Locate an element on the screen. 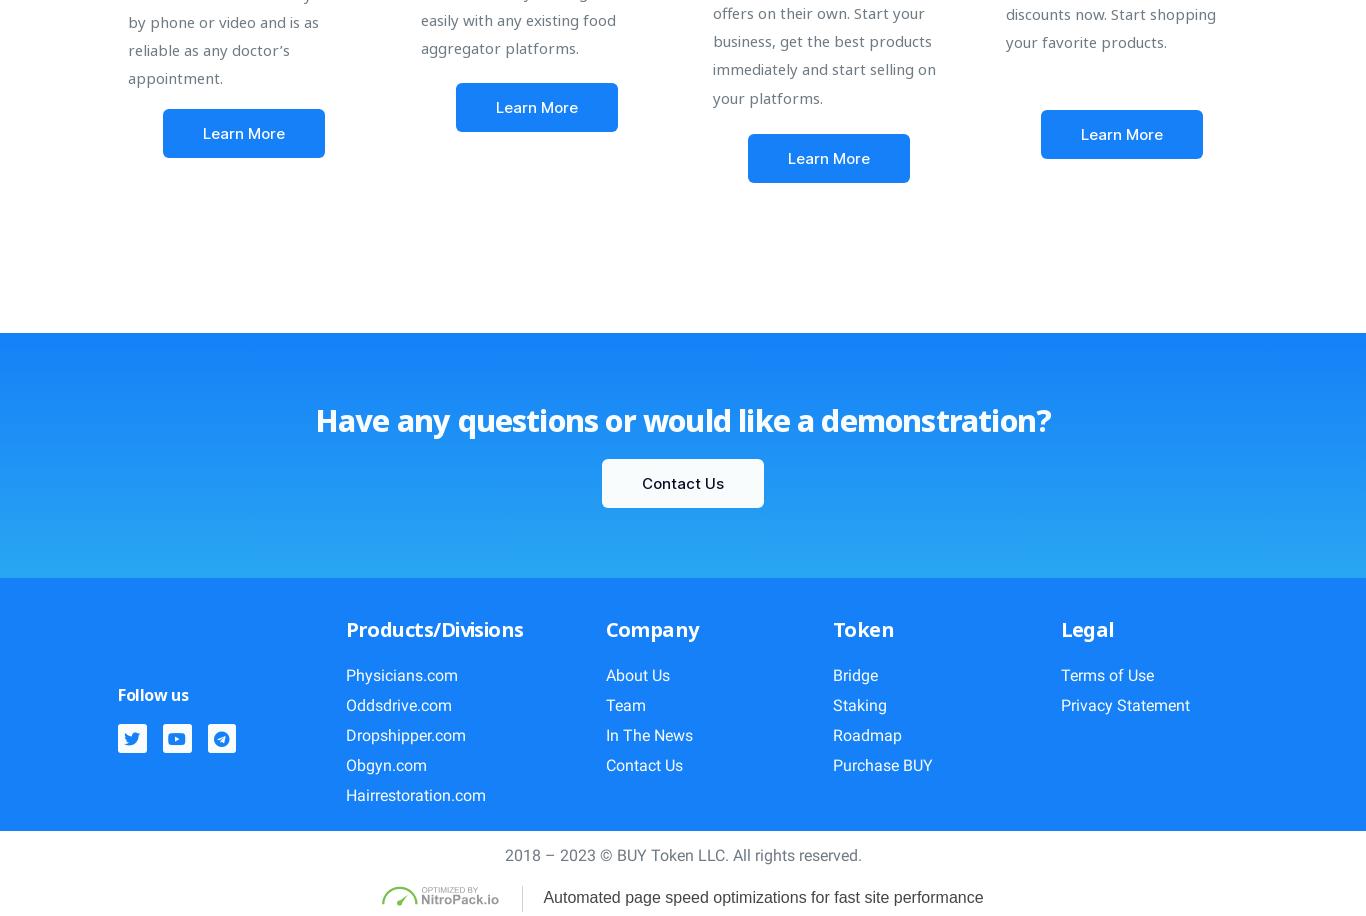 Image resolution: width=1366 pixels, height=916 pixels. 'Company' is located at coordinates (604, 628).